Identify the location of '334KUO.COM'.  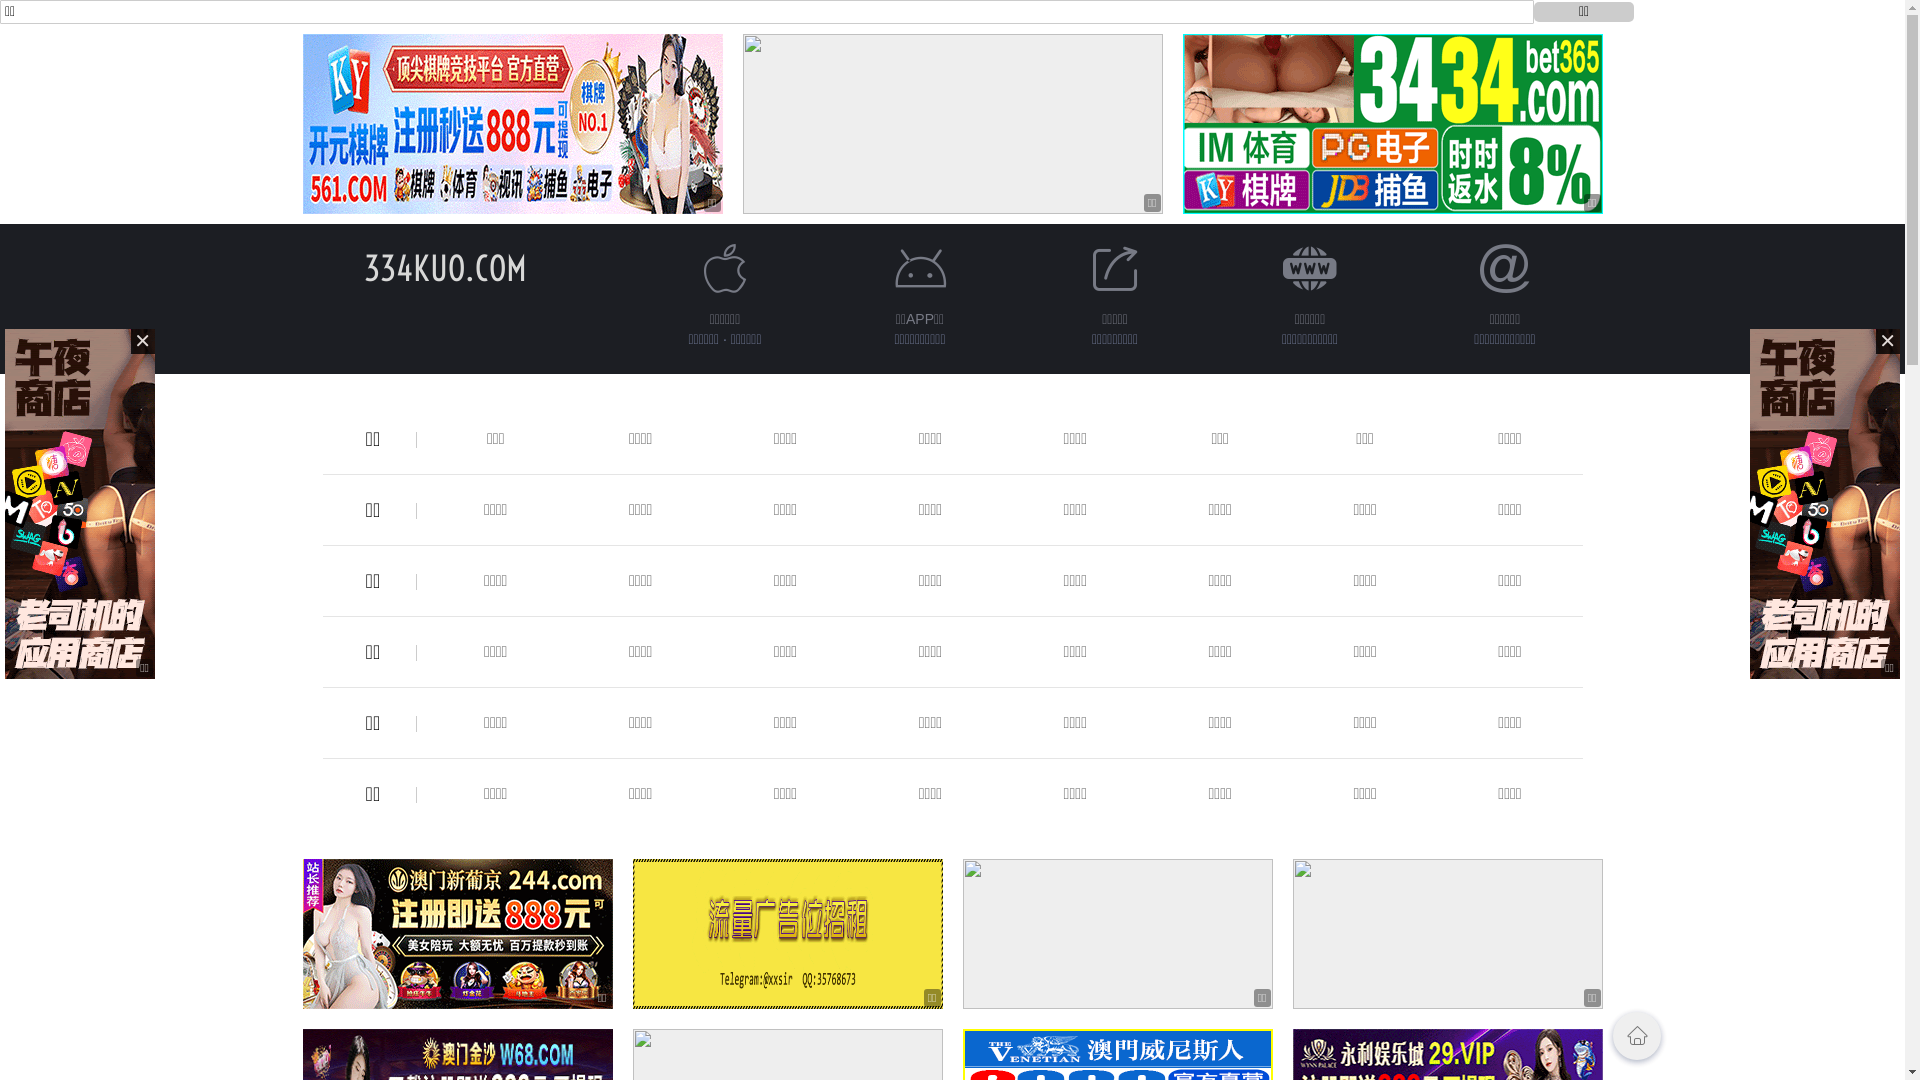
(364, 267).